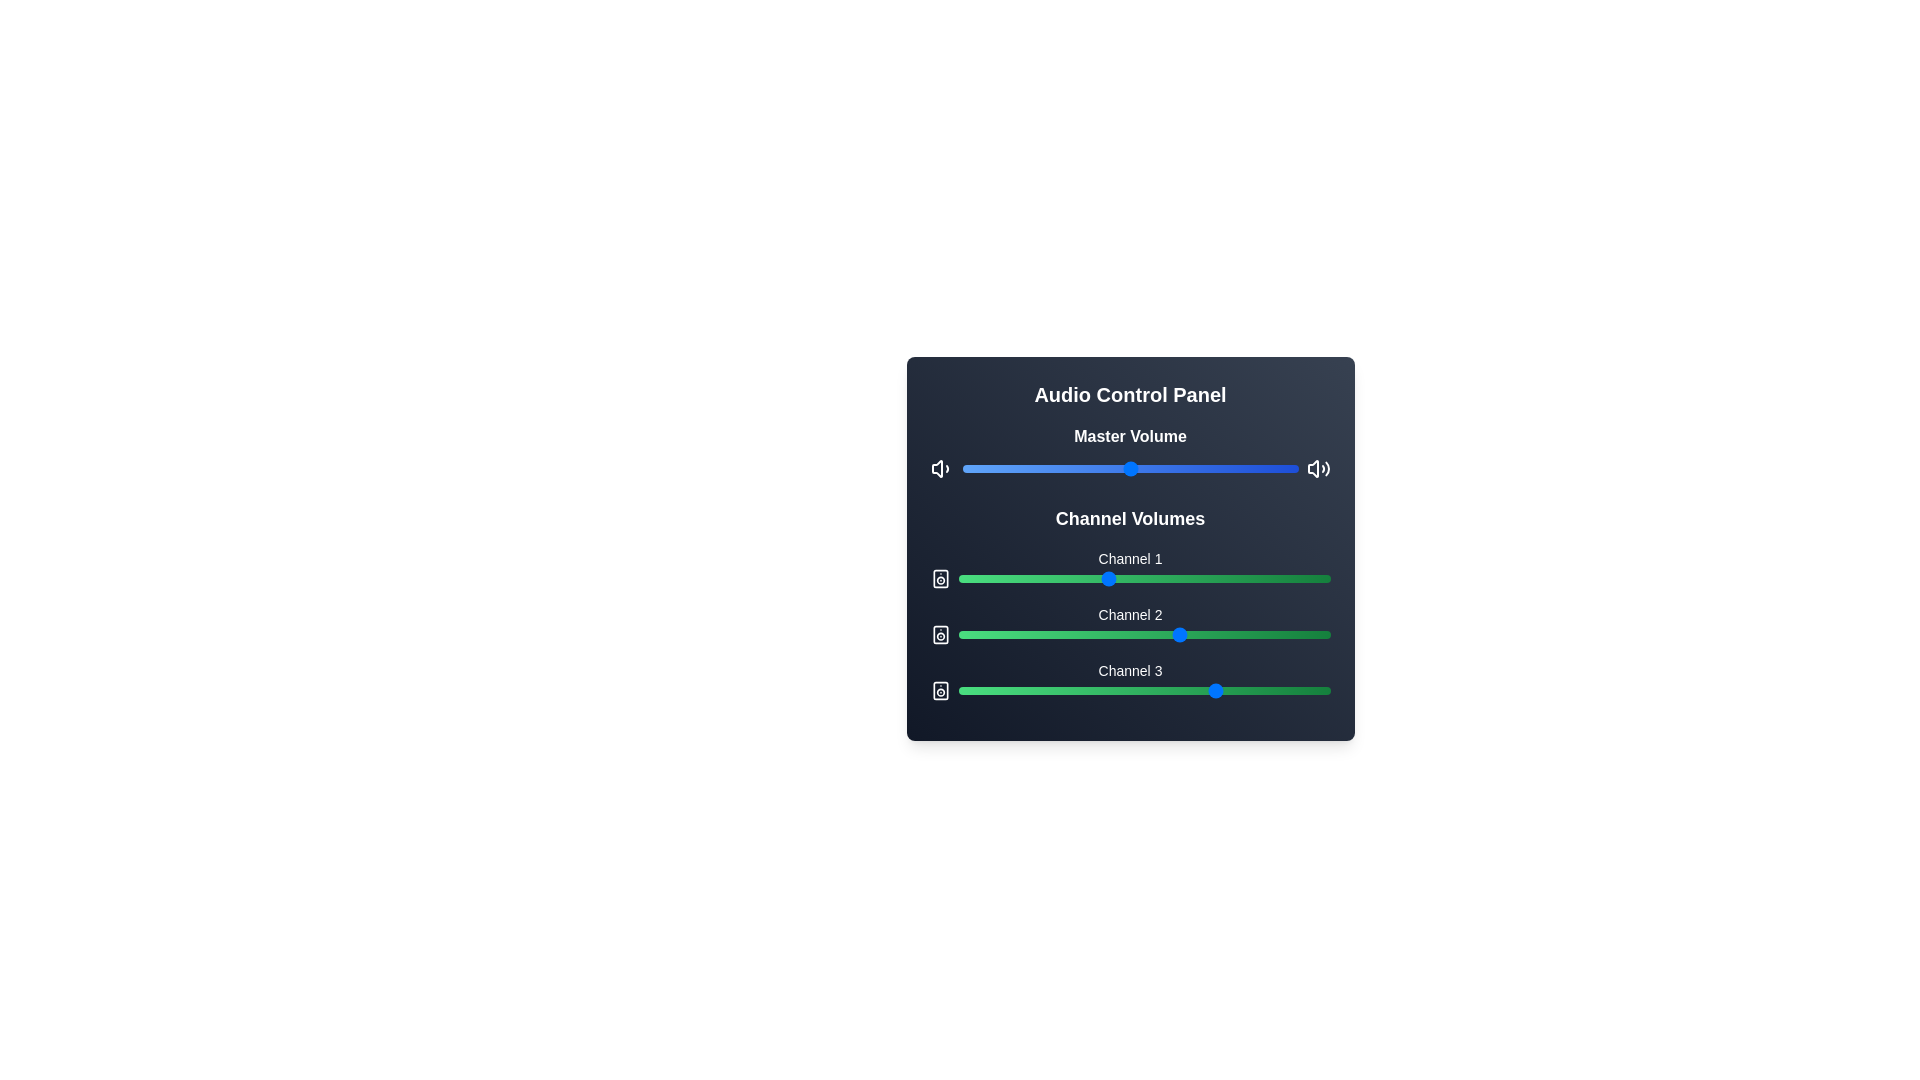  Describe the element at coordinates (1327, 469) in the screenshot. I see `the sound waves icon located in the 'Master Volume' section, which features a smooth curve indicative of sound functionality` at that location.